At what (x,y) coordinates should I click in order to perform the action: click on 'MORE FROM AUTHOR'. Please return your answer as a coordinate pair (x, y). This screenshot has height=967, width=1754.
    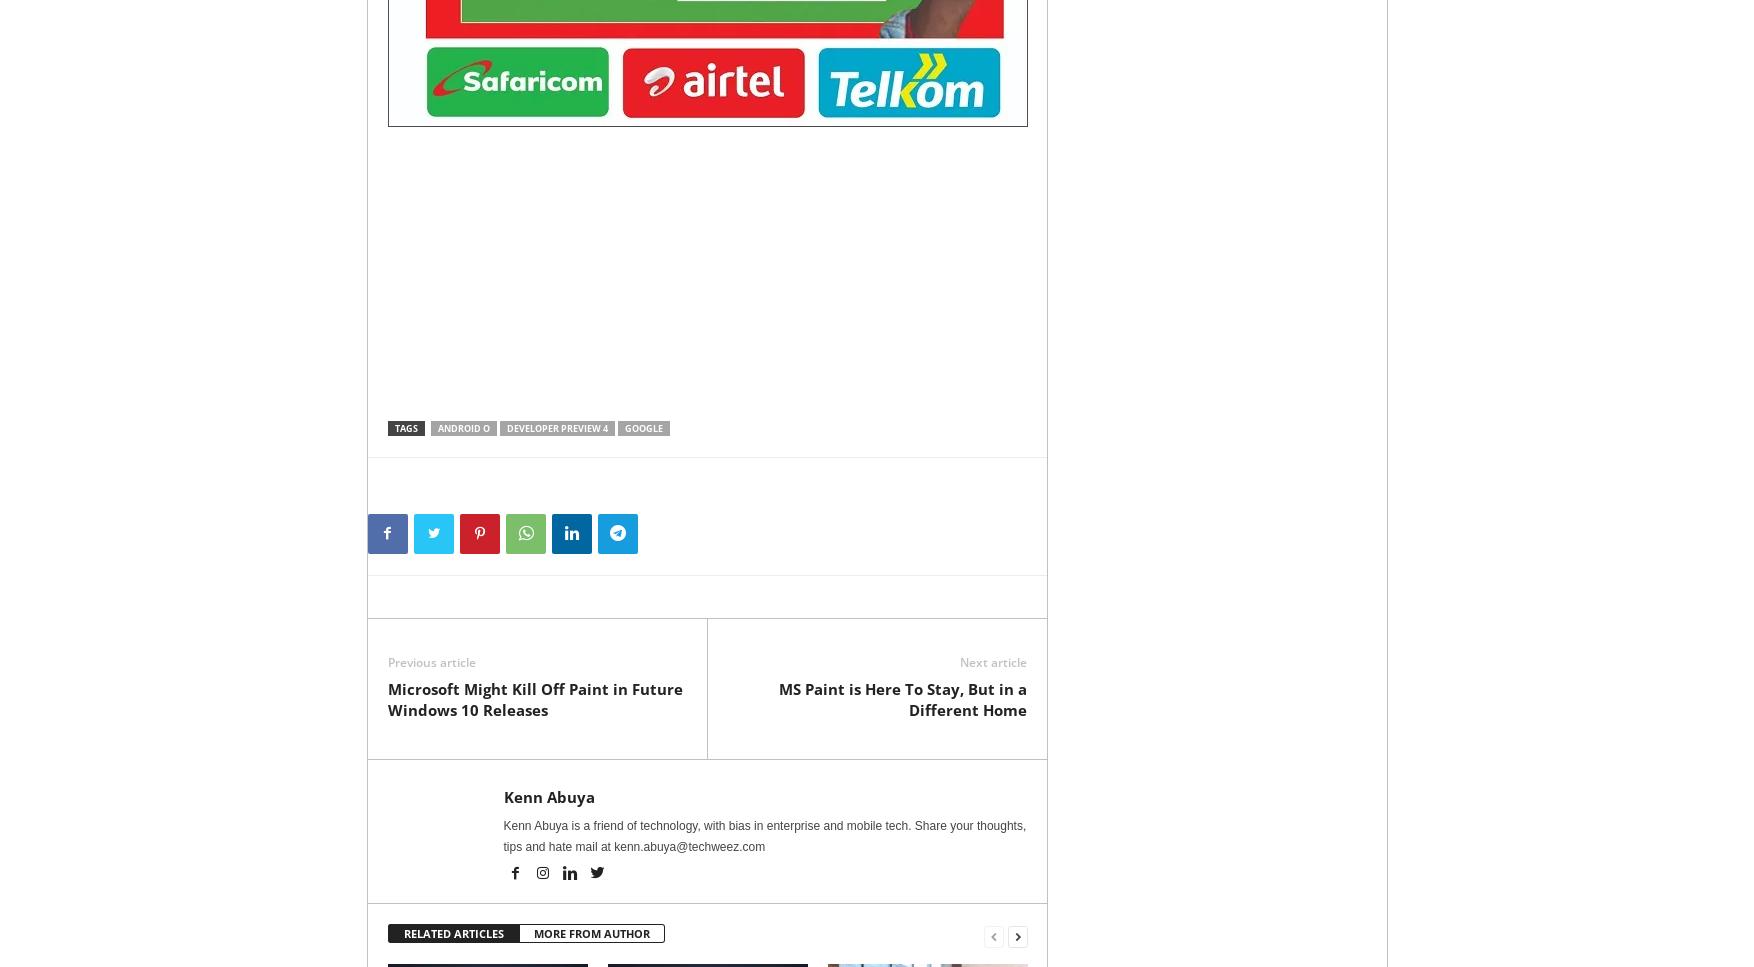
    Looking at the image, I should click on (590, 932).